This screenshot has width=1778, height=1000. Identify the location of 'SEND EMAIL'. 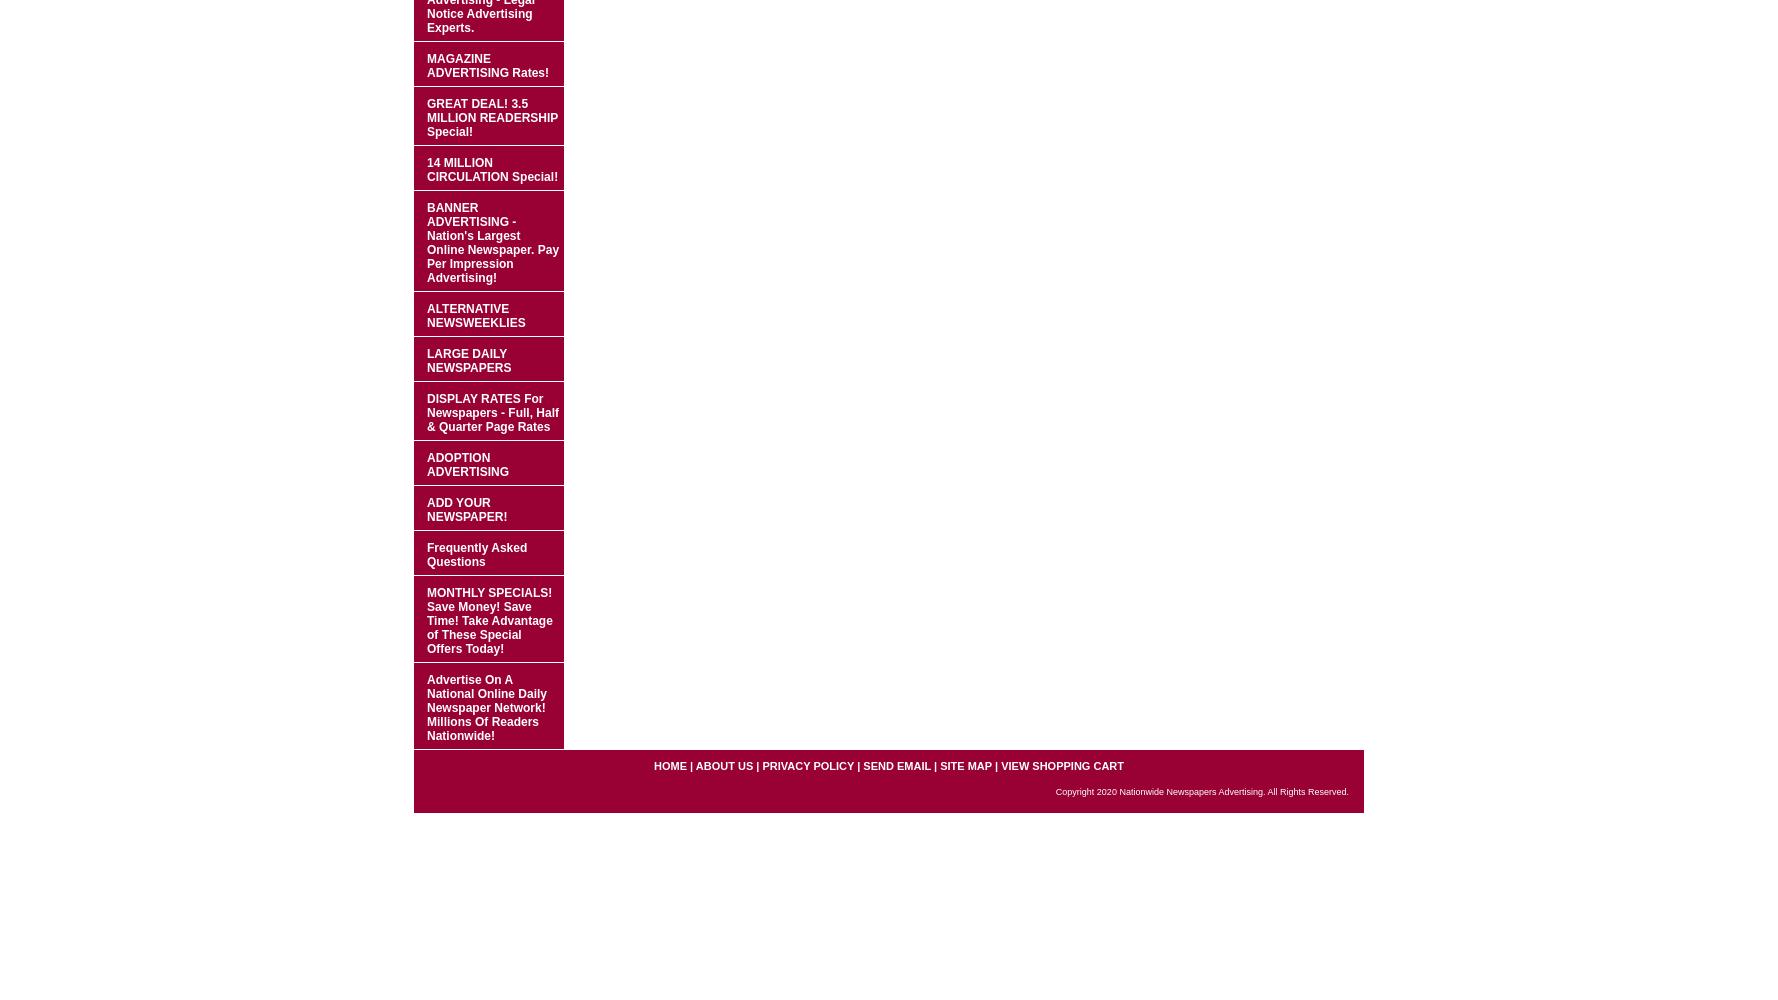
(896, 766).